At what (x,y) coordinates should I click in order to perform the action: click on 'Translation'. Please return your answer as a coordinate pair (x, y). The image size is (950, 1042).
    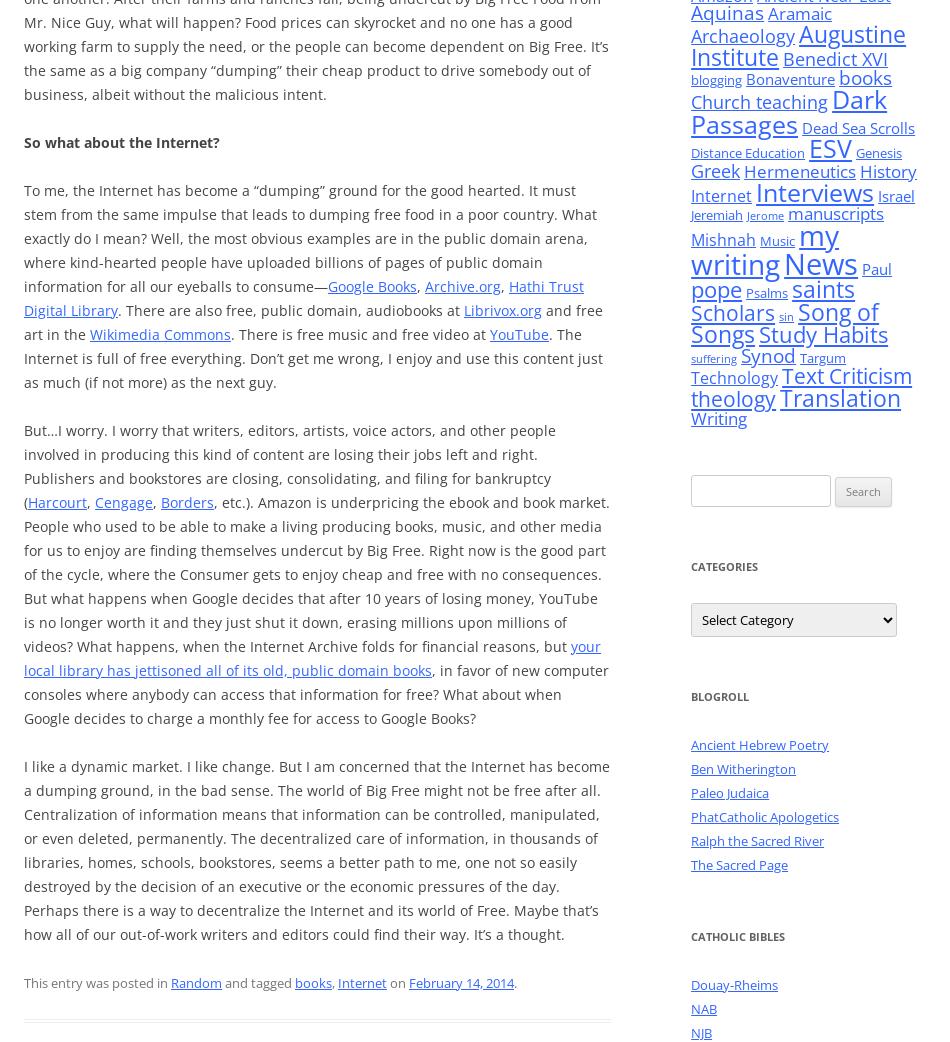
    Looking at the image, I should click on (839, 396).